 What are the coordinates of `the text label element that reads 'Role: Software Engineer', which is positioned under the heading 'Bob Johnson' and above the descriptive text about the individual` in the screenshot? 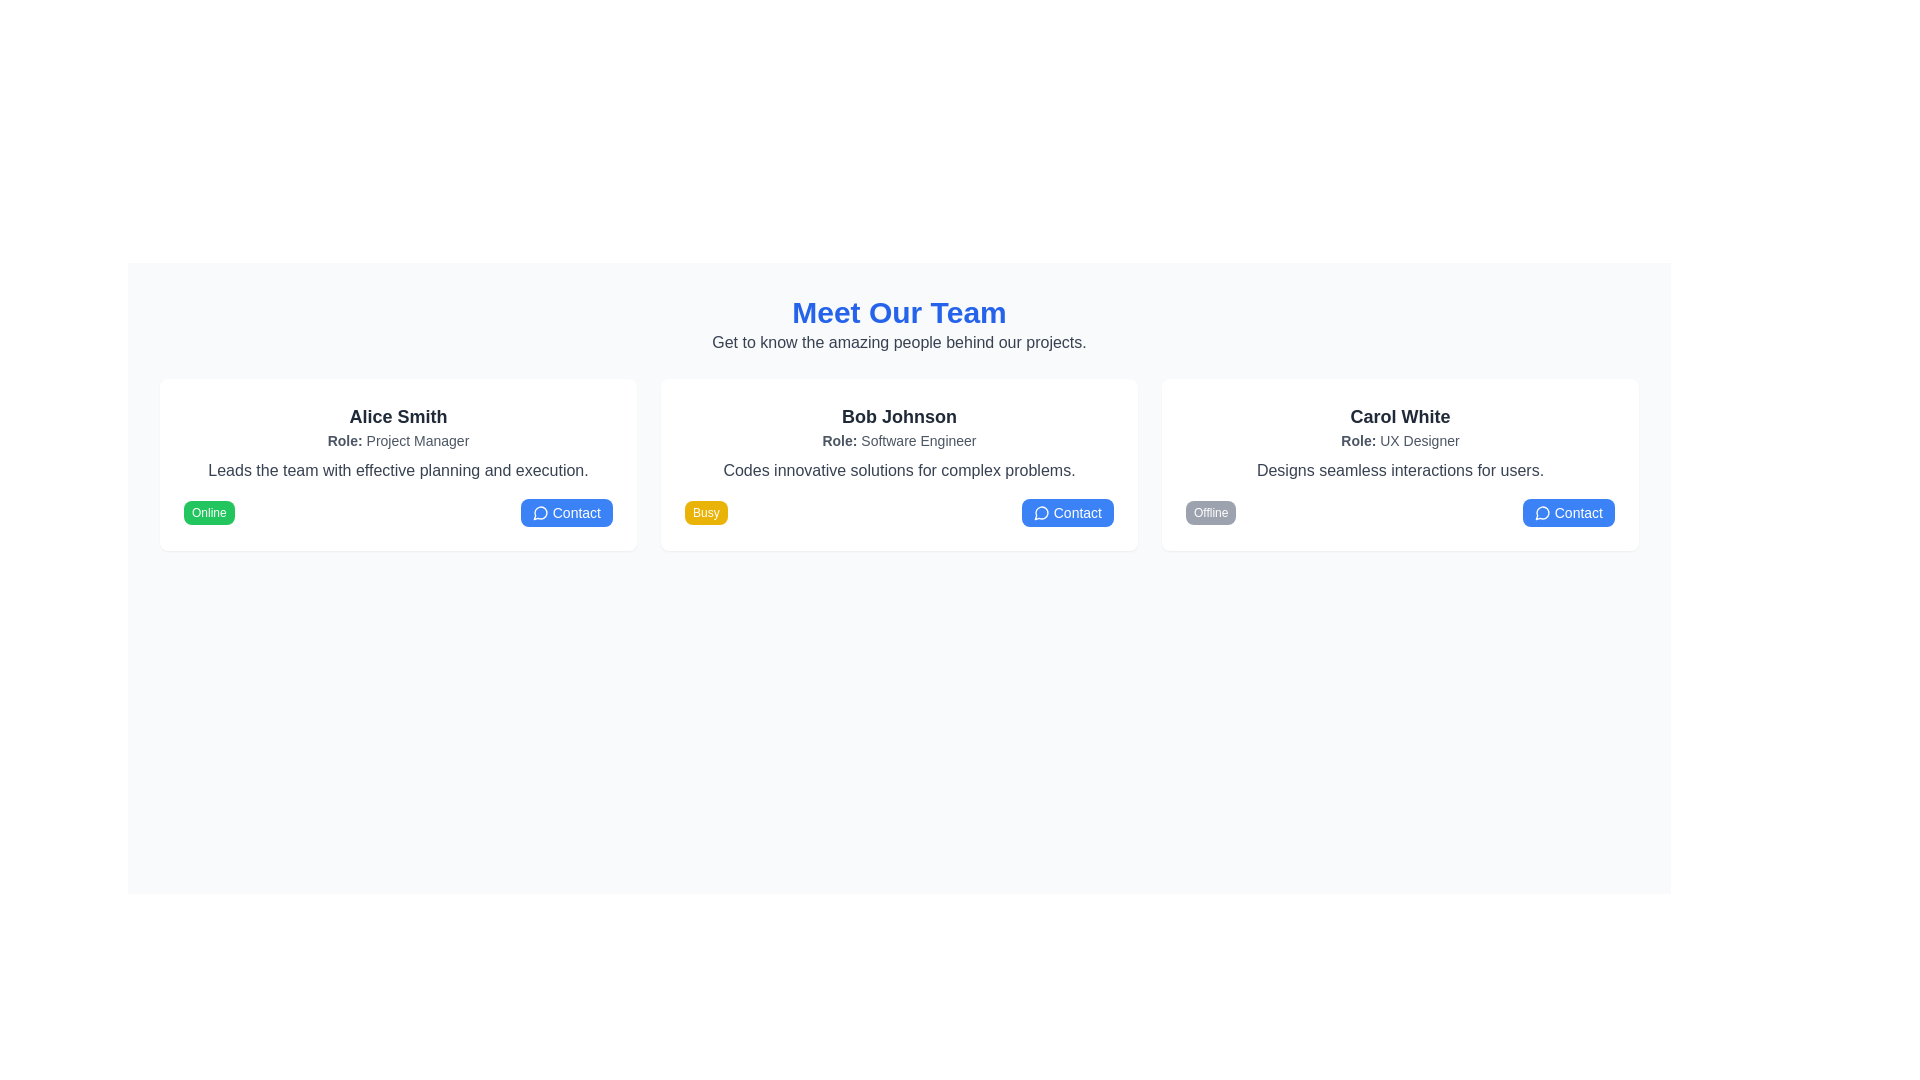 It's located at (898, 439).